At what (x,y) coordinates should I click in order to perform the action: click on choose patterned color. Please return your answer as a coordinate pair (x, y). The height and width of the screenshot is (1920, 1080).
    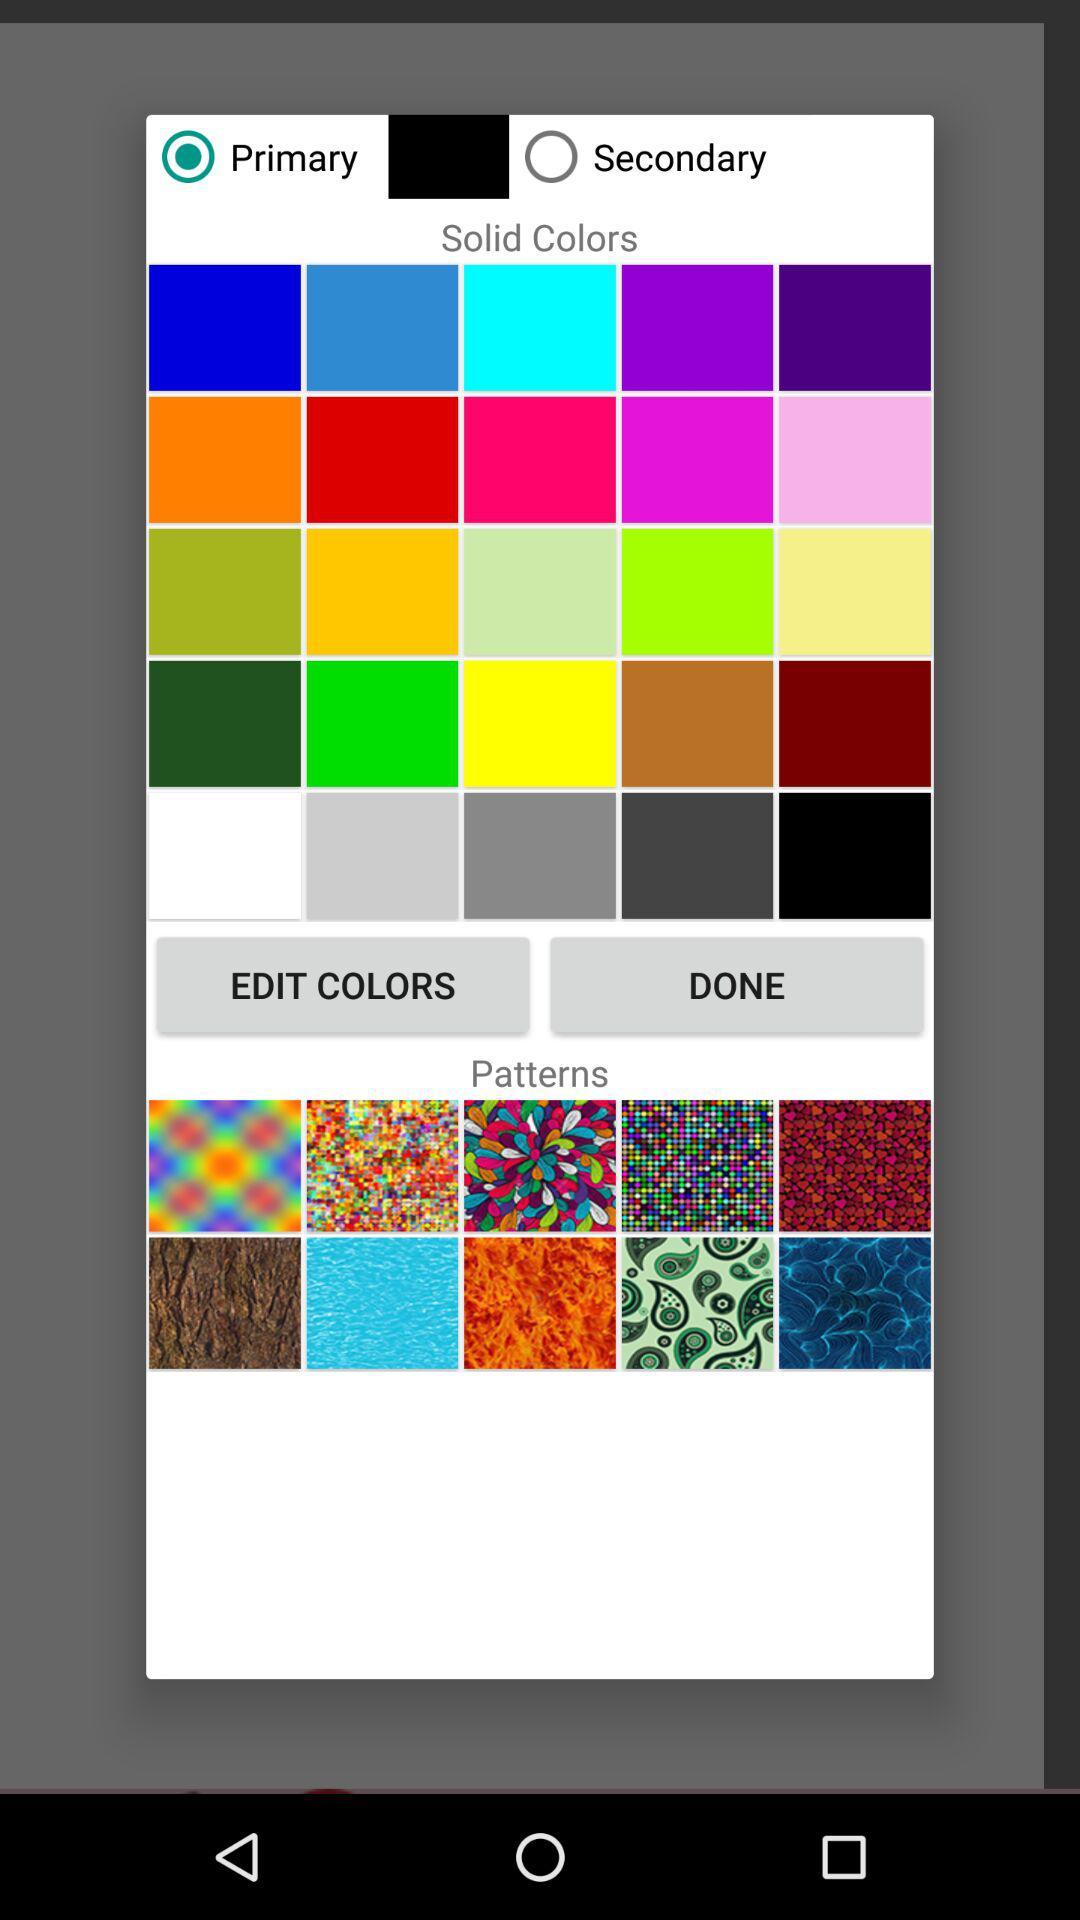
    Looking at the image, I should click on (696, 1165).